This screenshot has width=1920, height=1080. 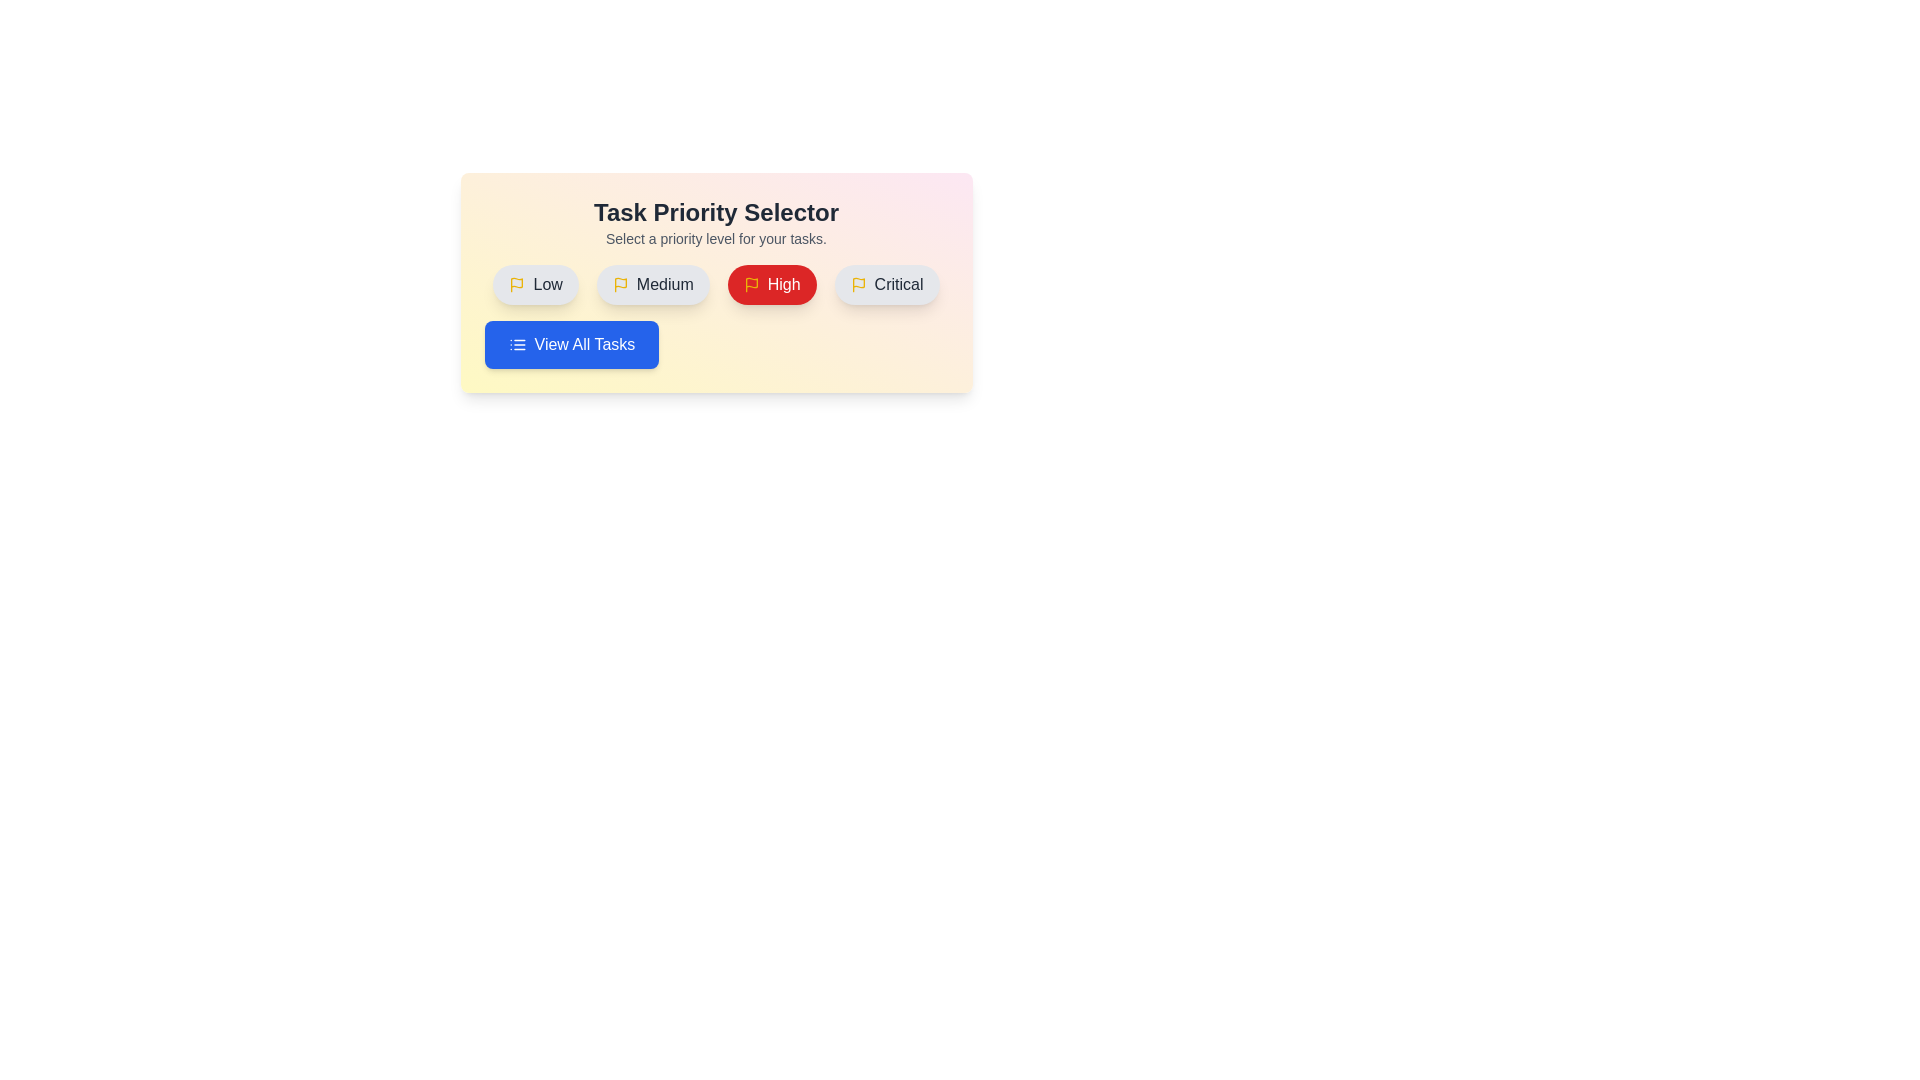 I want to click on the button labeled High to observe its hover effect, so click(x=771, y=285).